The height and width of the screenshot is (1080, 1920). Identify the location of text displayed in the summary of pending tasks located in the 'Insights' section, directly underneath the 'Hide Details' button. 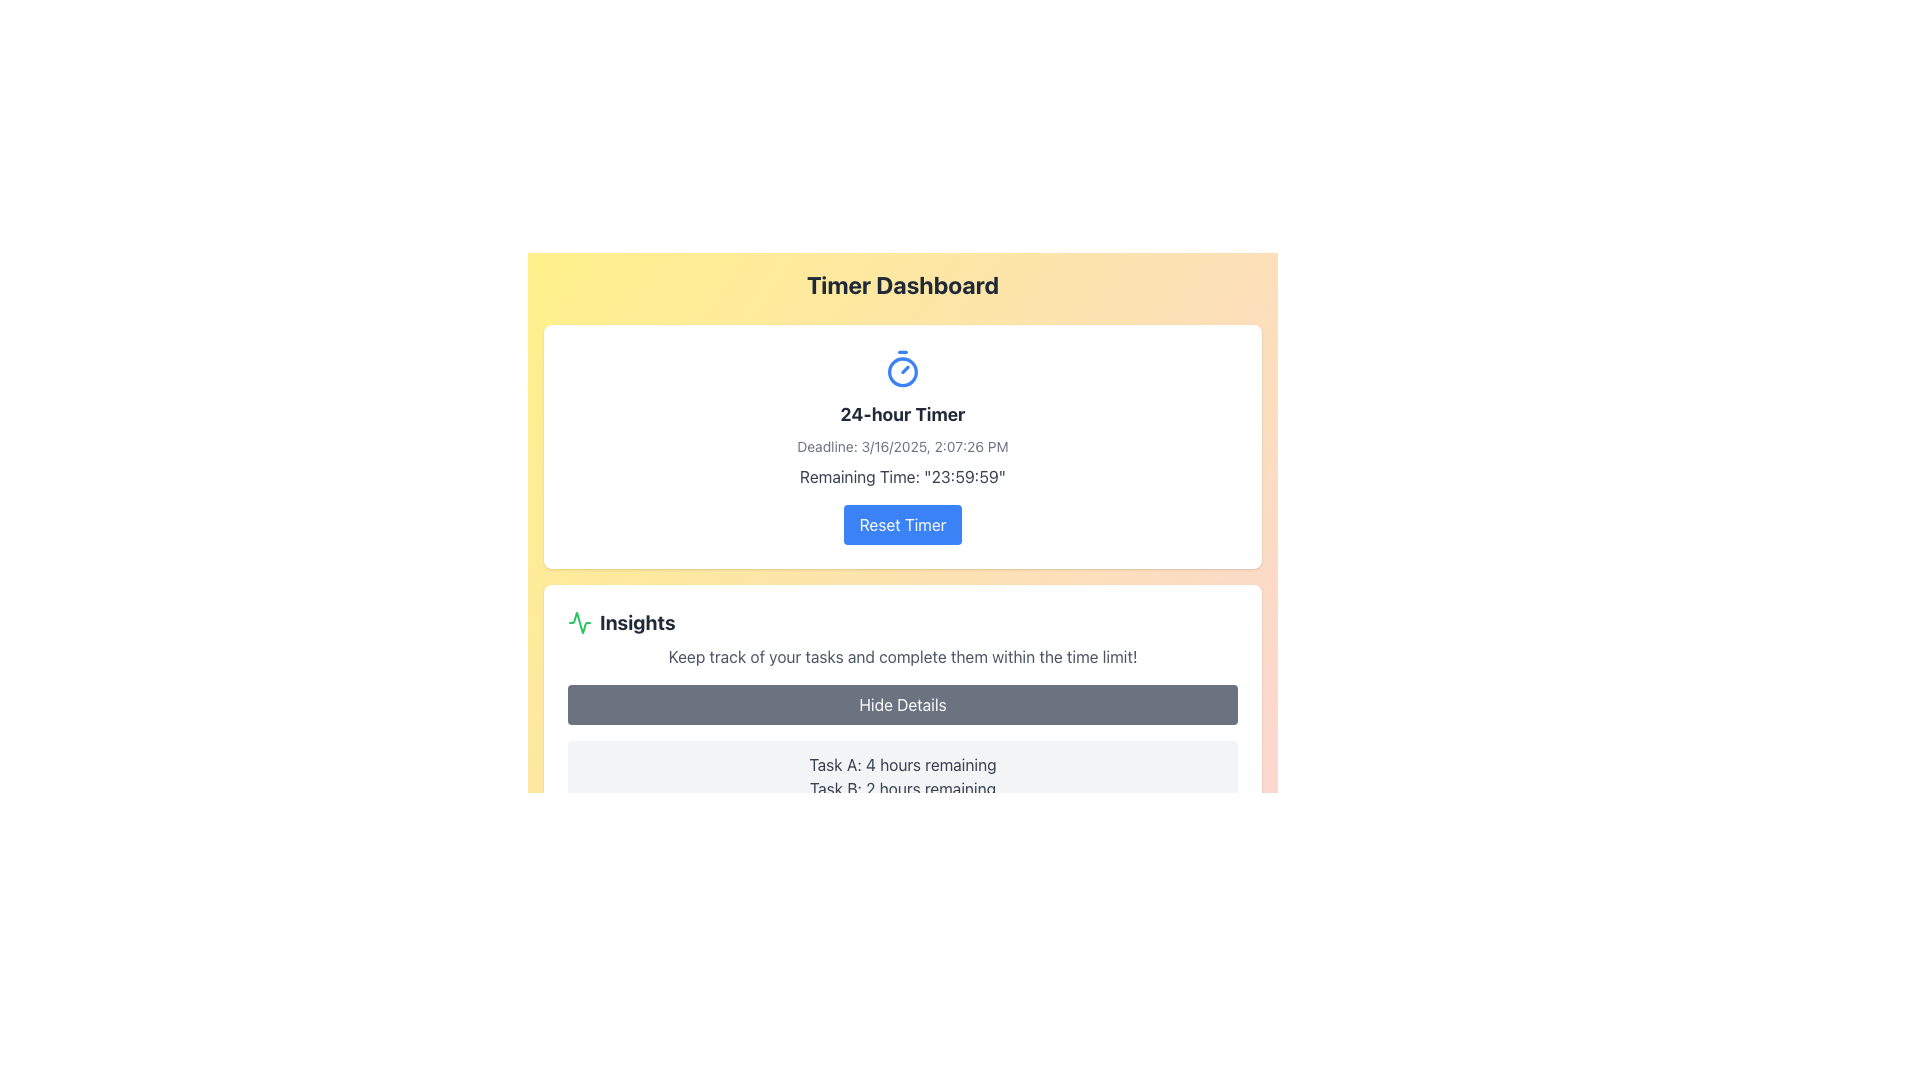
(901, 788).